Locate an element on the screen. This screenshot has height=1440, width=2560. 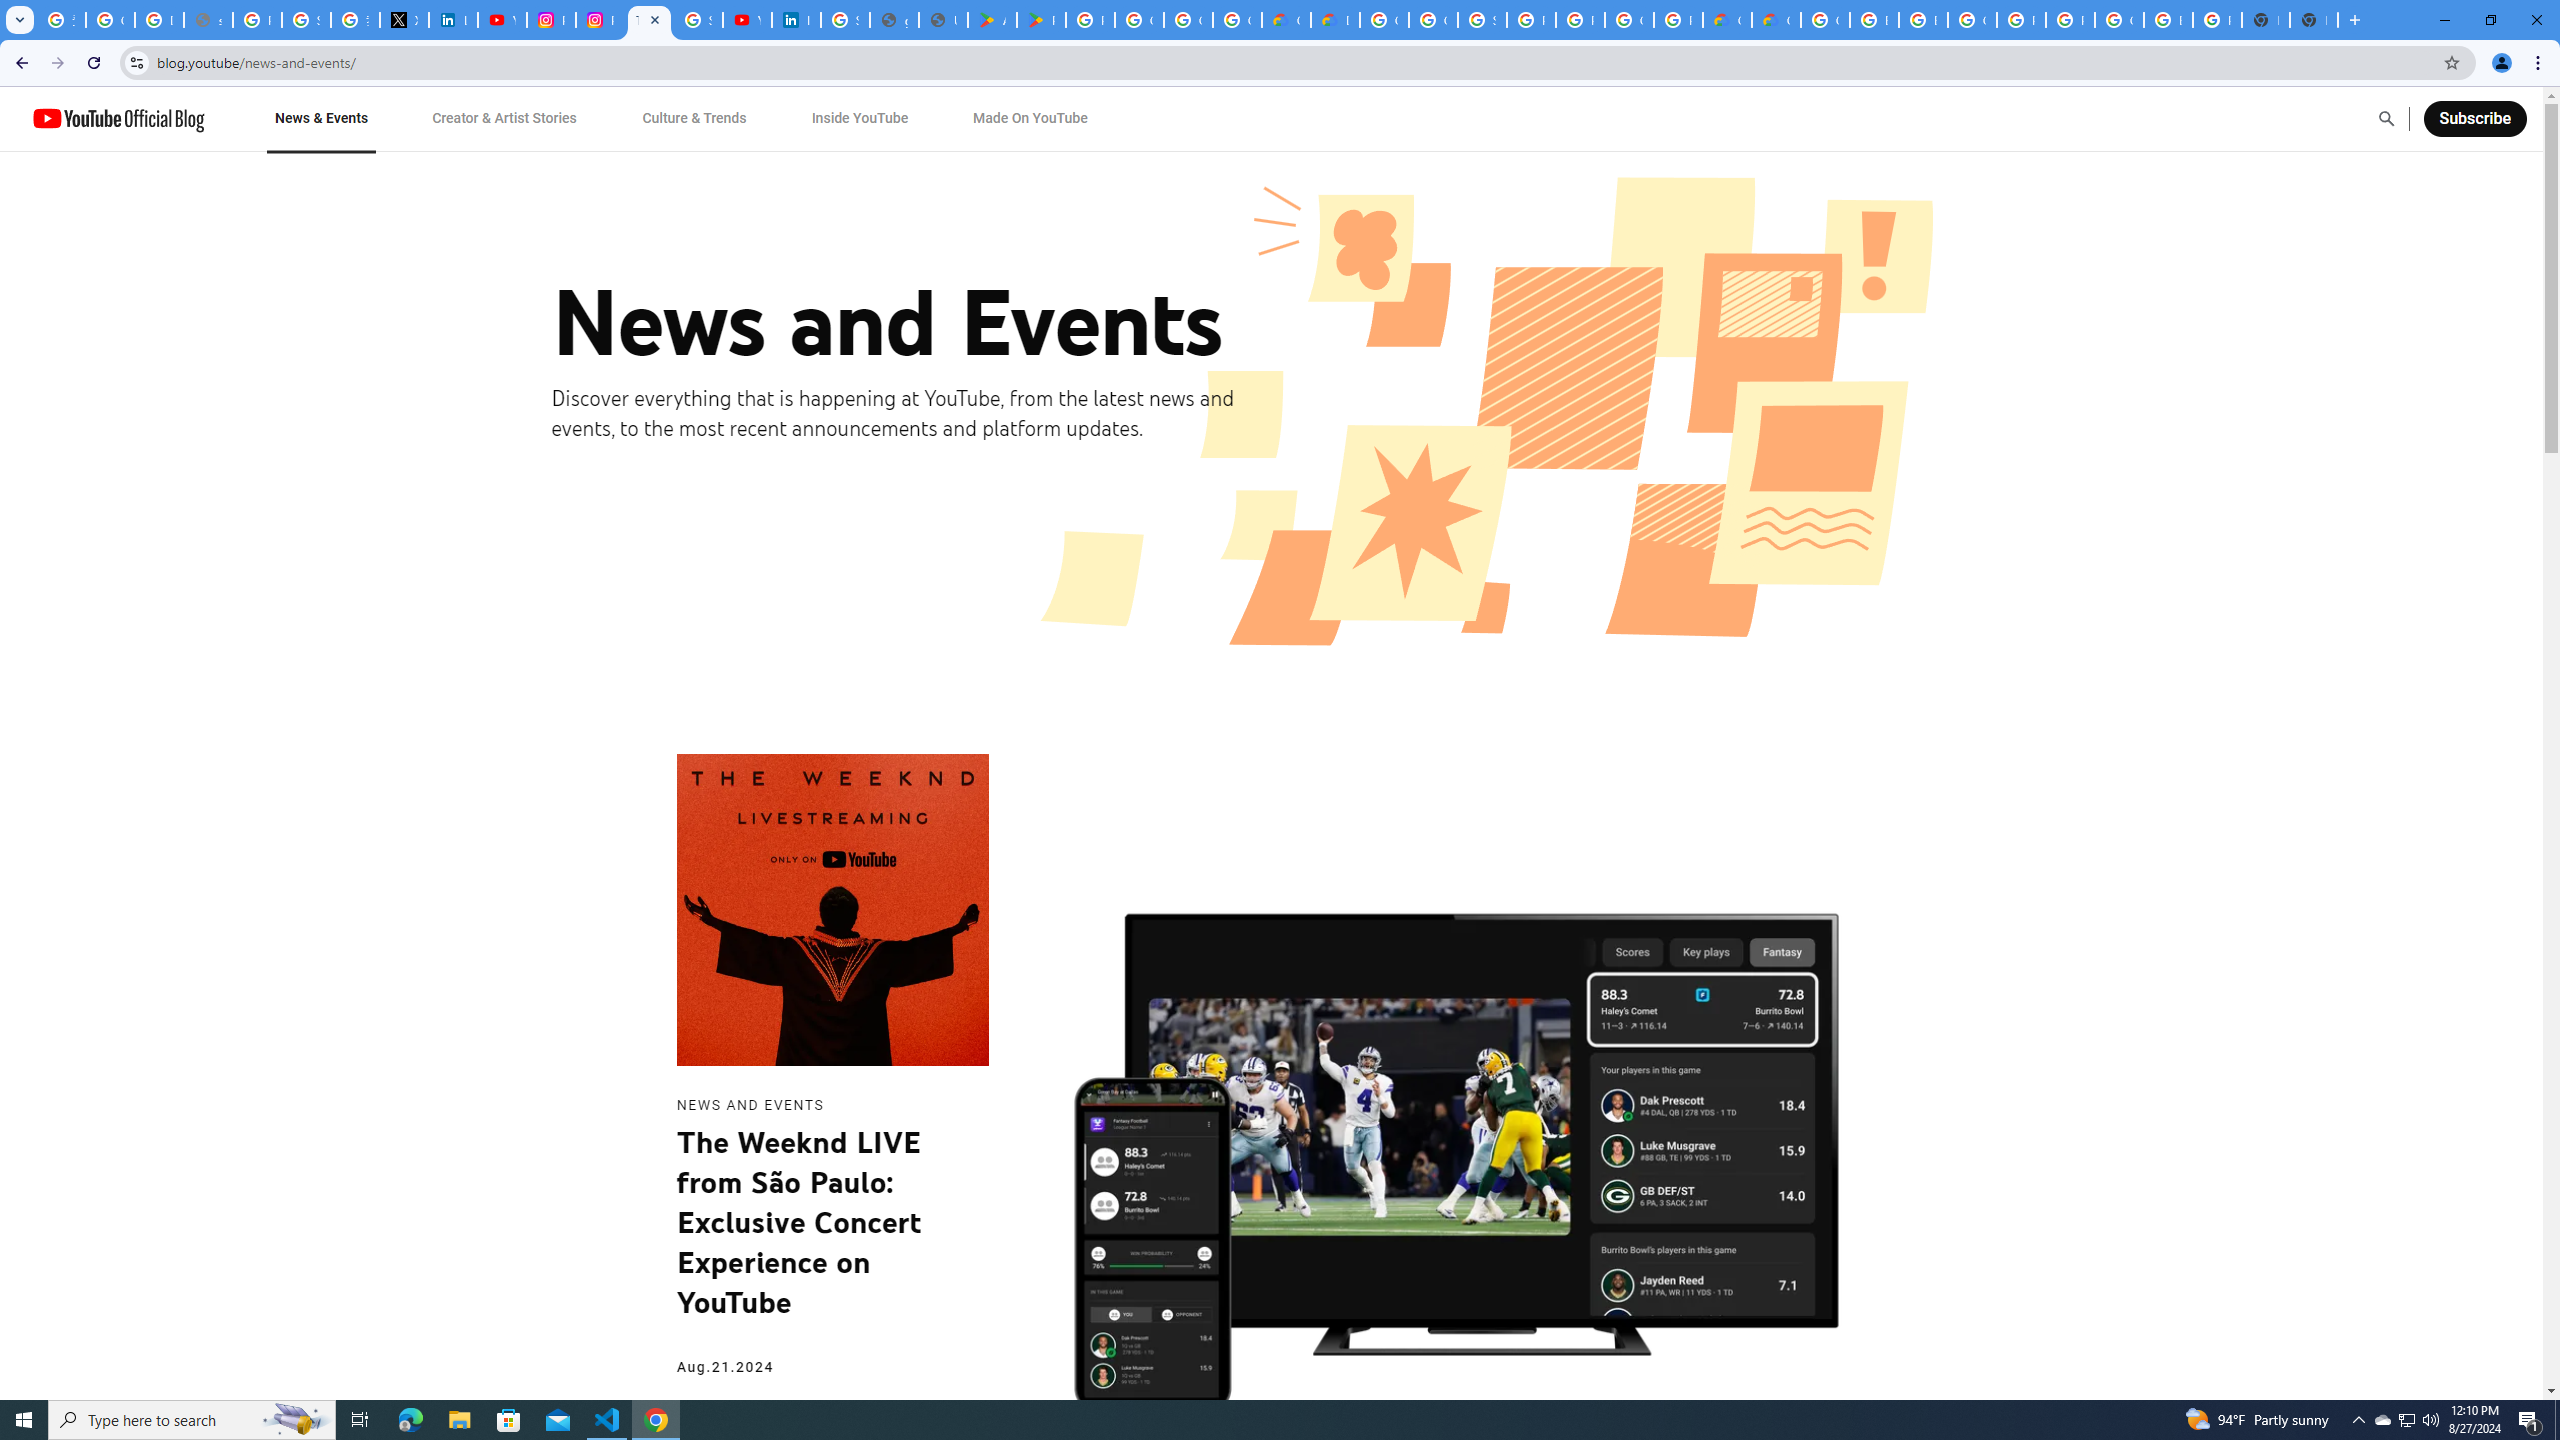
'PAW Patrol Rescue World - Apps on Google Play' is located at coordinates (1040, 19).